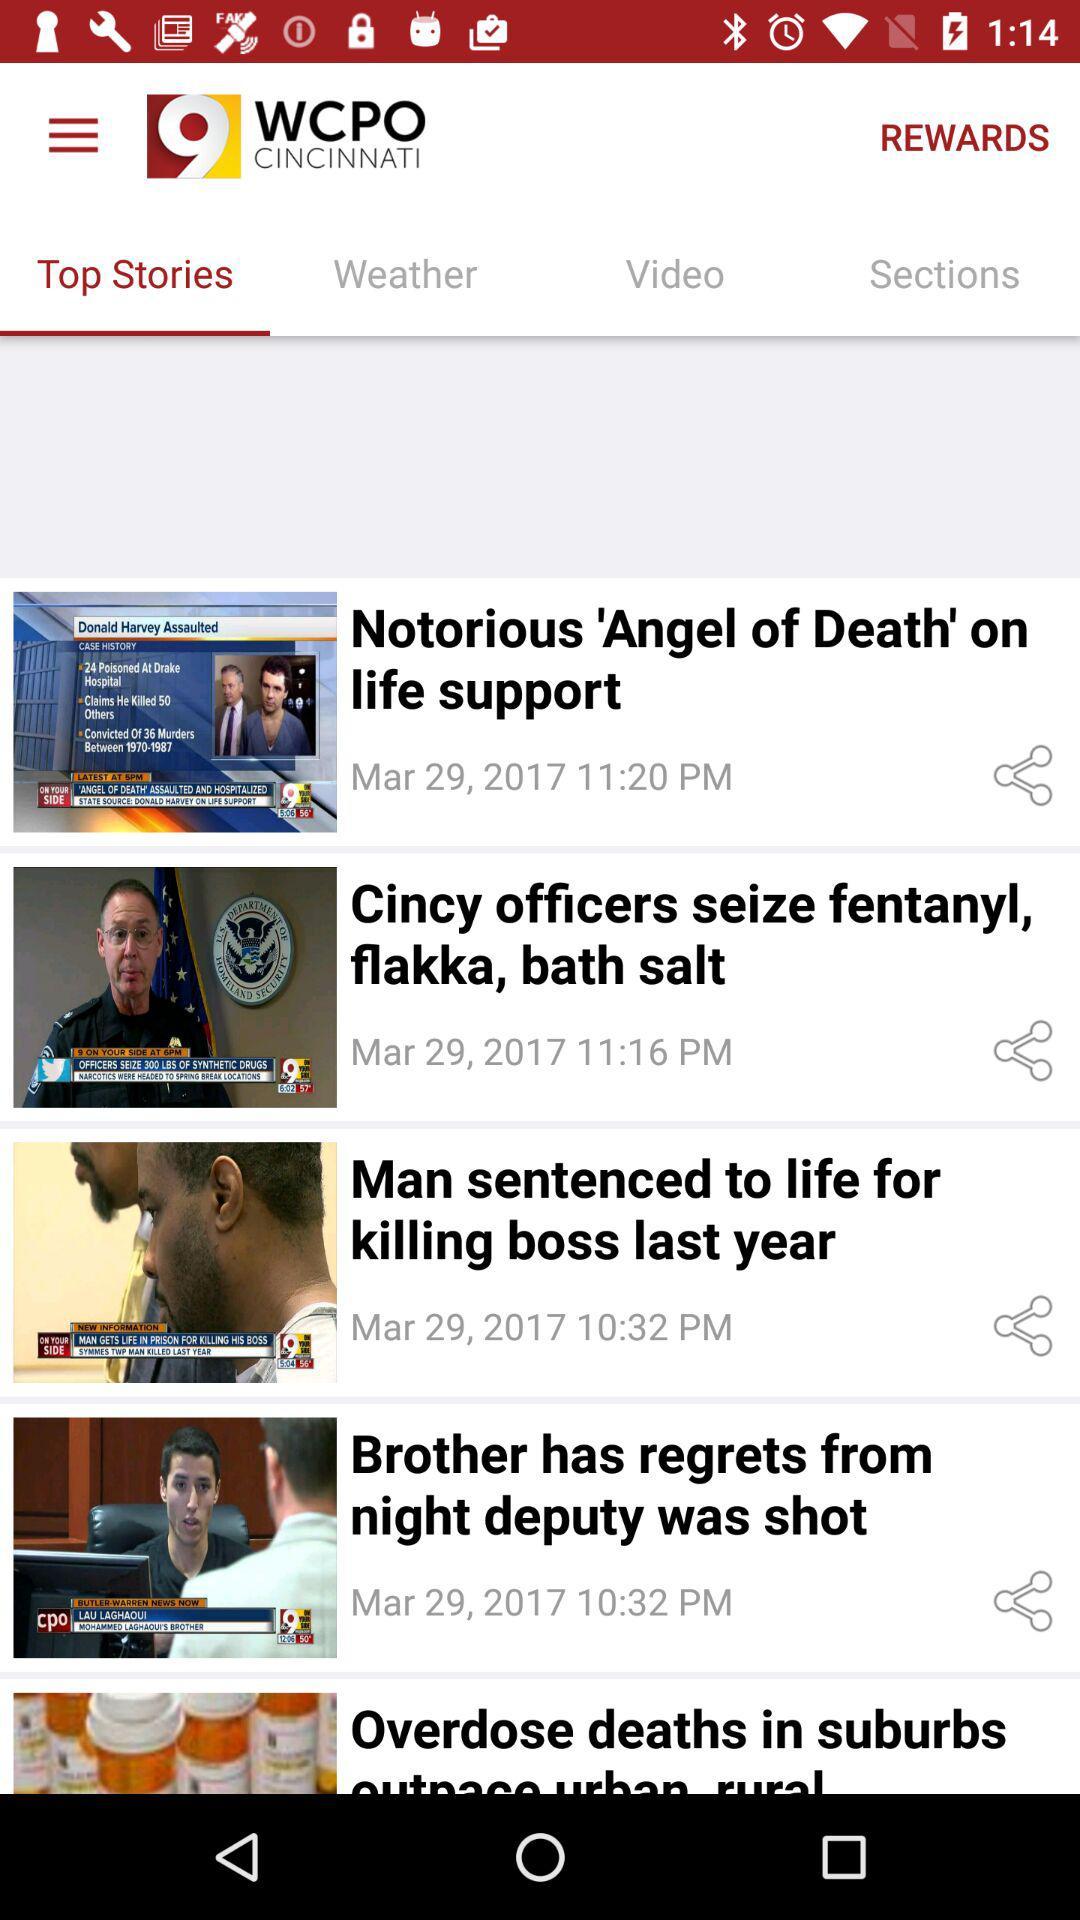 The height and width of the screenshot is (1920, 1080). I want to click on share this, so click(1027, 1050).